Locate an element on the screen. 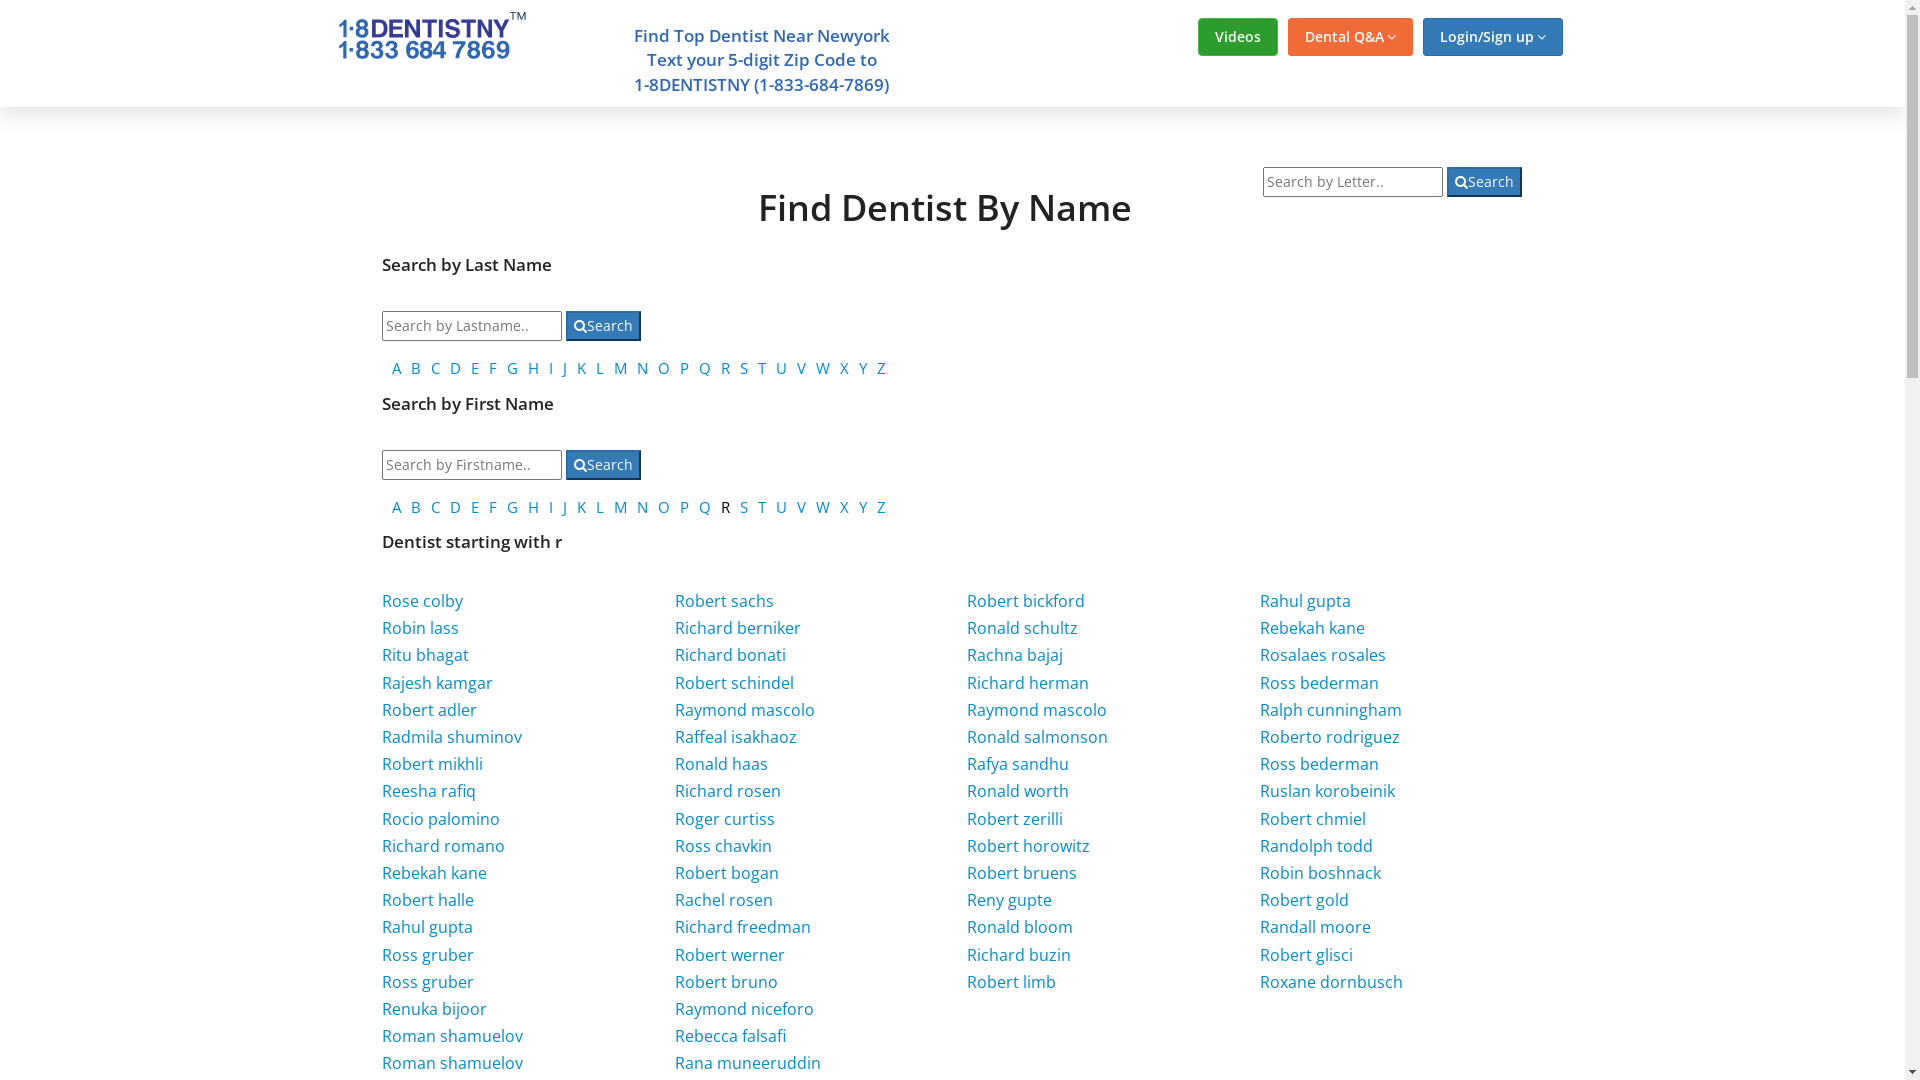 This screenshot has height=1080, width=1920. 'M' is located at coordinates (619, 367).